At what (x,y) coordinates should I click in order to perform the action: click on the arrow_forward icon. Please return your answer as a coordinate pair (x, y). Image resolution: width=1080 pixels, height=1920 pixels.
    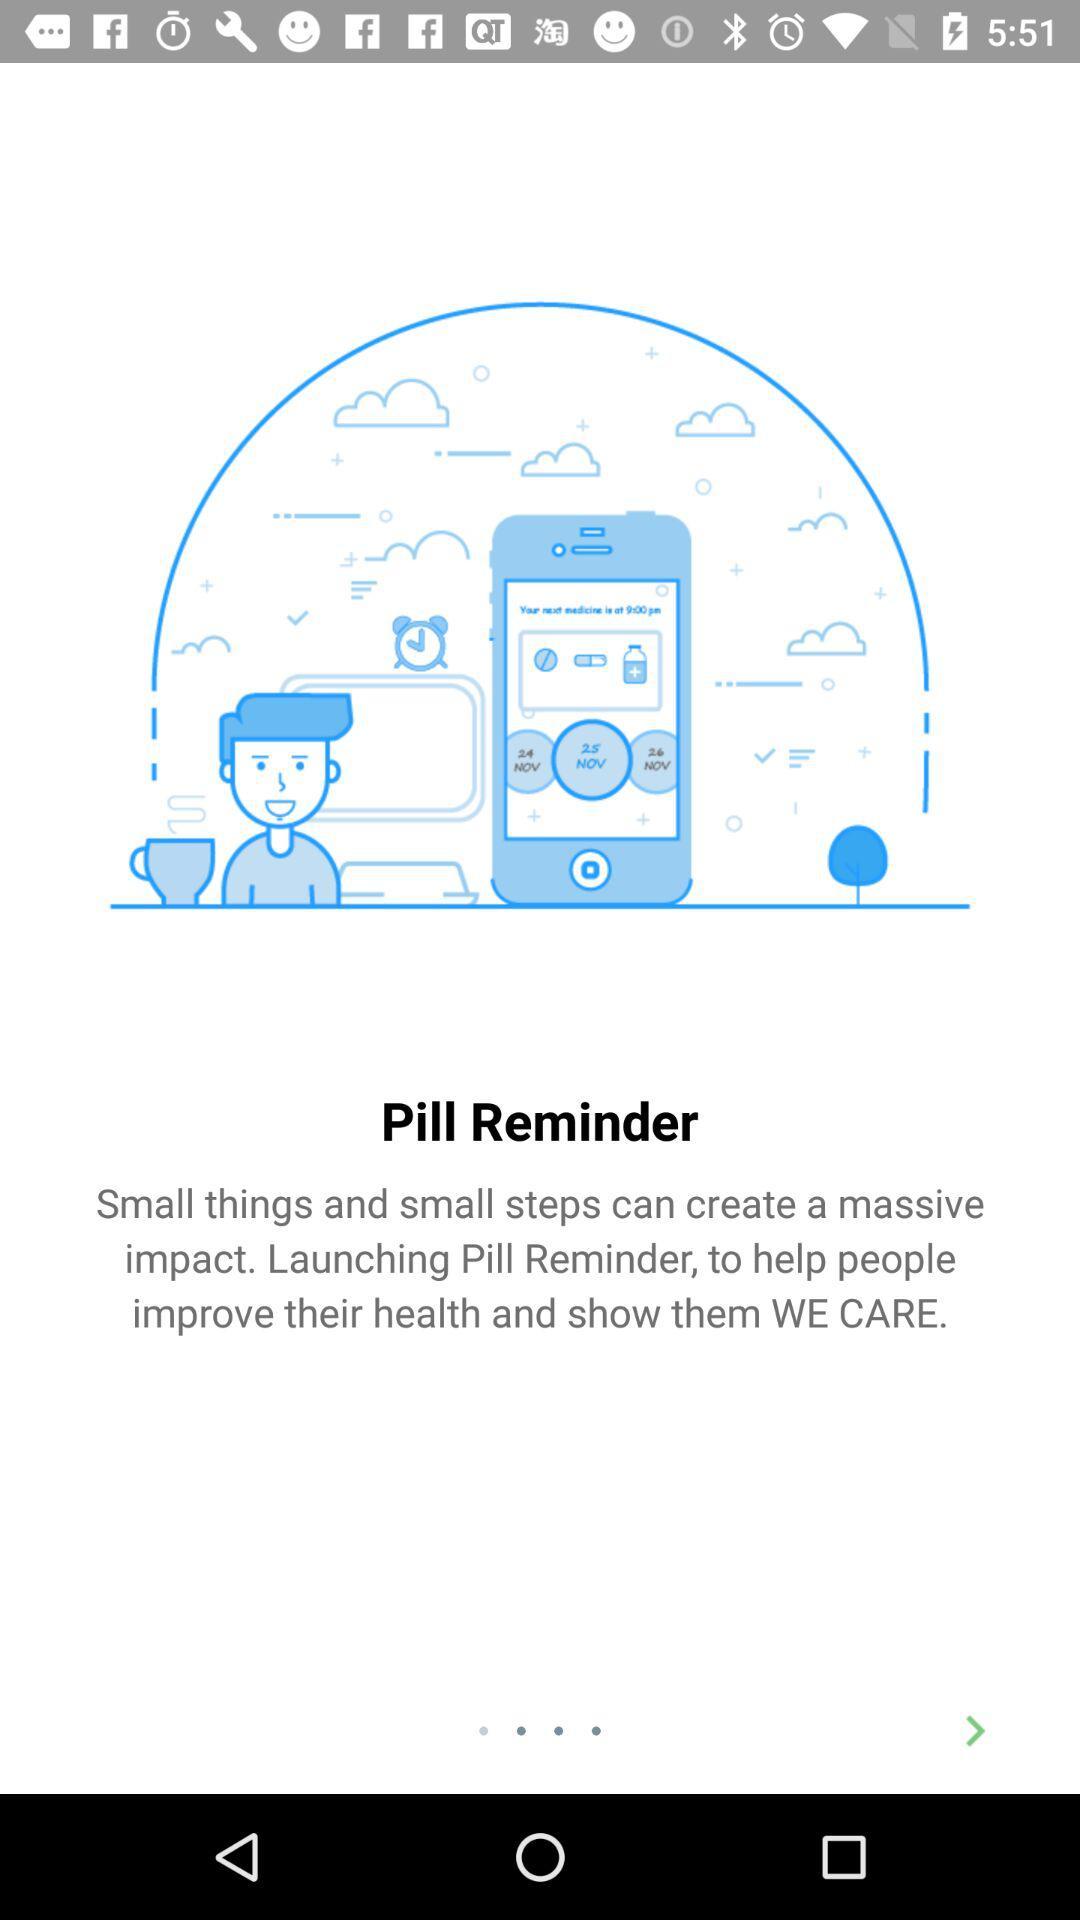
    Looking at the image, I should click on (974, 1730).